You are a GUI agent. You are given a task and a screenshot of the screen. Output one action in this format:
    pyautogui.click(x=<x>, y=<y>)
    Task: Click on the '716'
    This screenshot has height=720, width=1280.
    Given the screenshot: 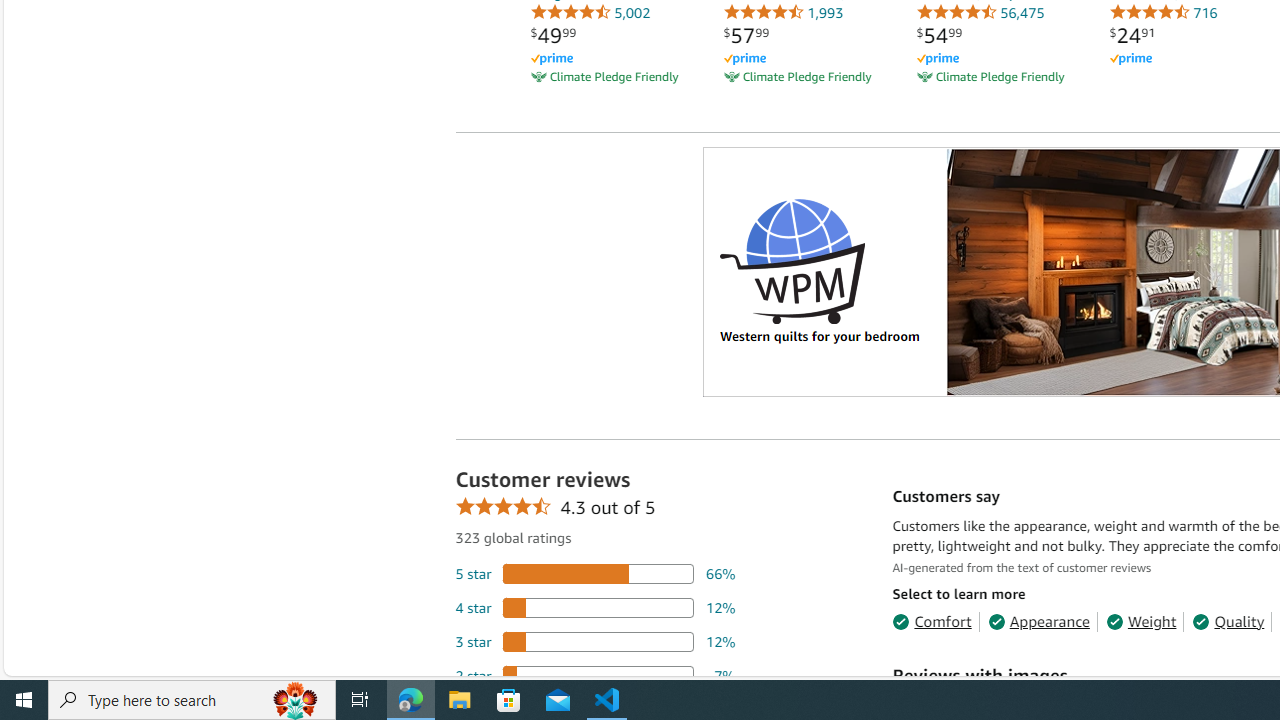 What is the action you would take?
    pyautogui.click(x=1163, y=12)
    